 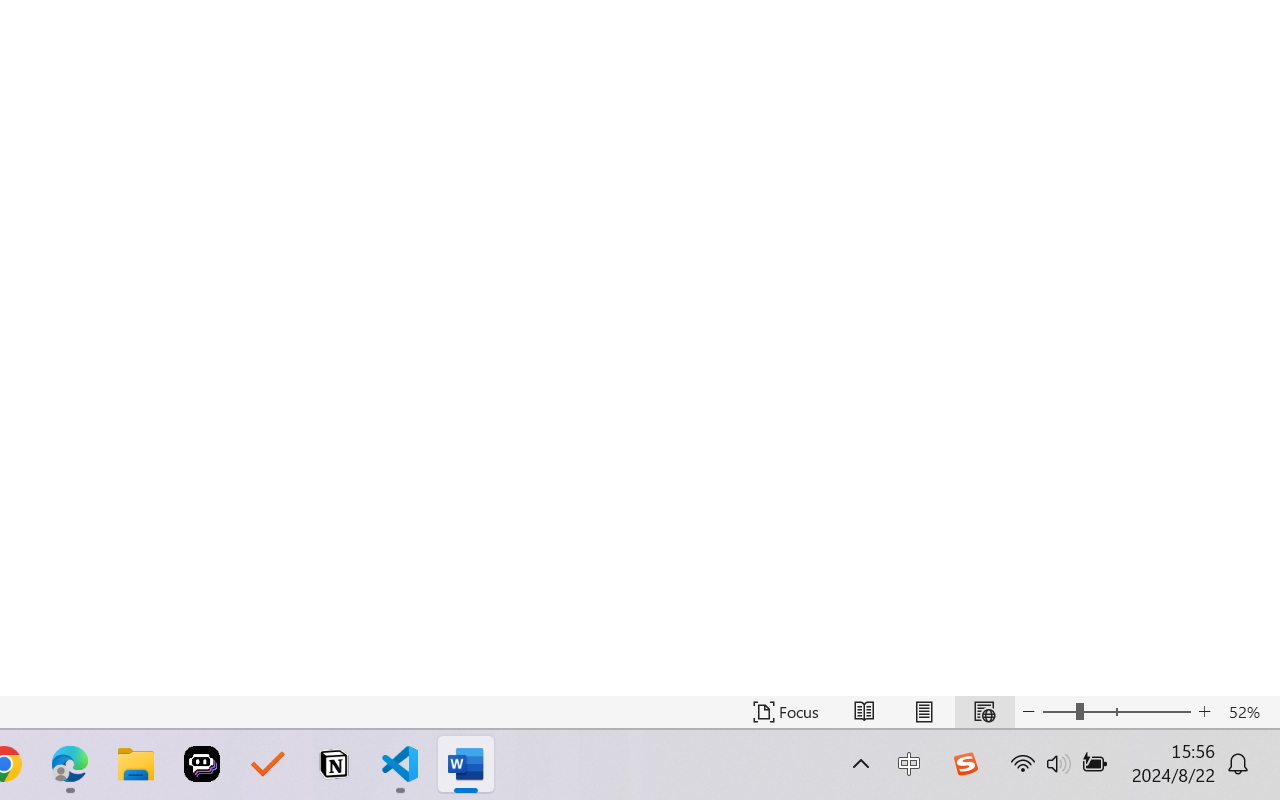 What do you see at coordinates (965, 764) in the screenshot?
I see `'Class: Image'` at bounding box center [965, 764].